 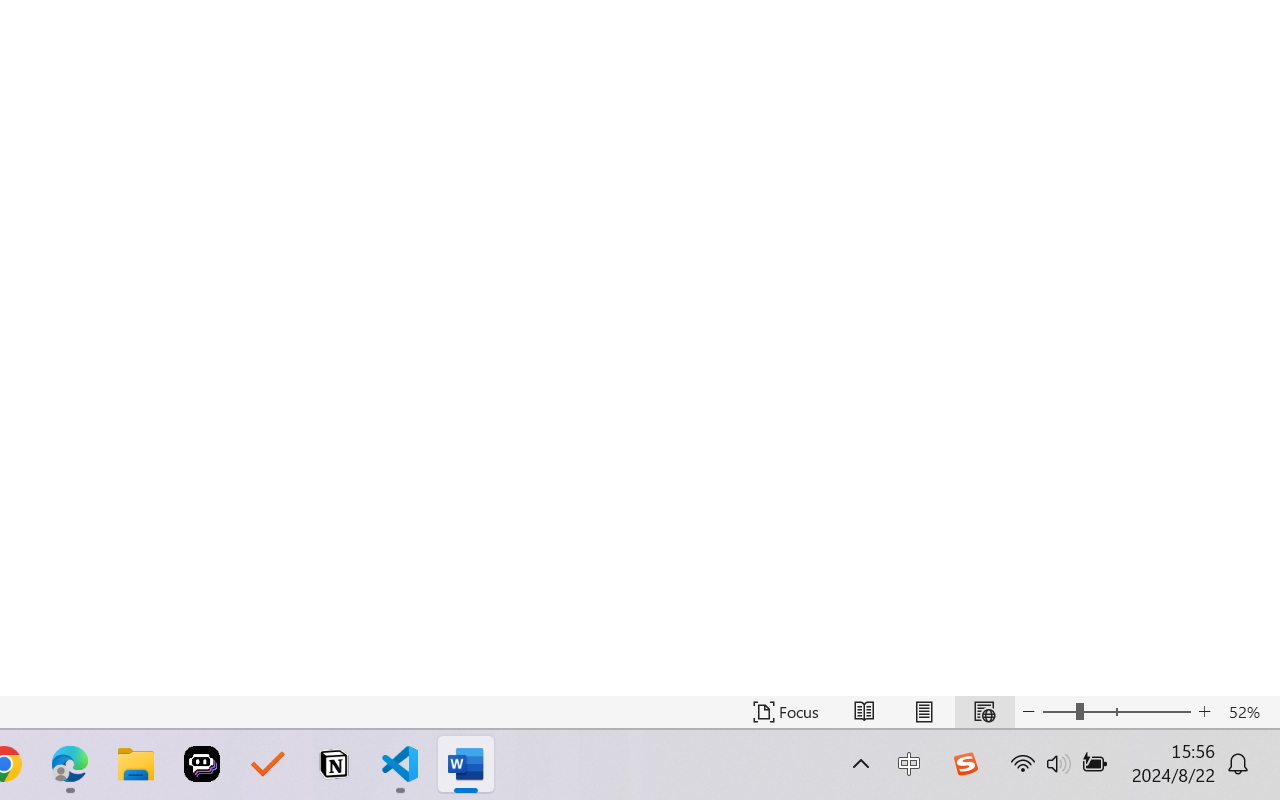 What do you see at coordinates (965, 764) in the screenshot?
I see `'Class: Image'` at bounding box center [965, 764].